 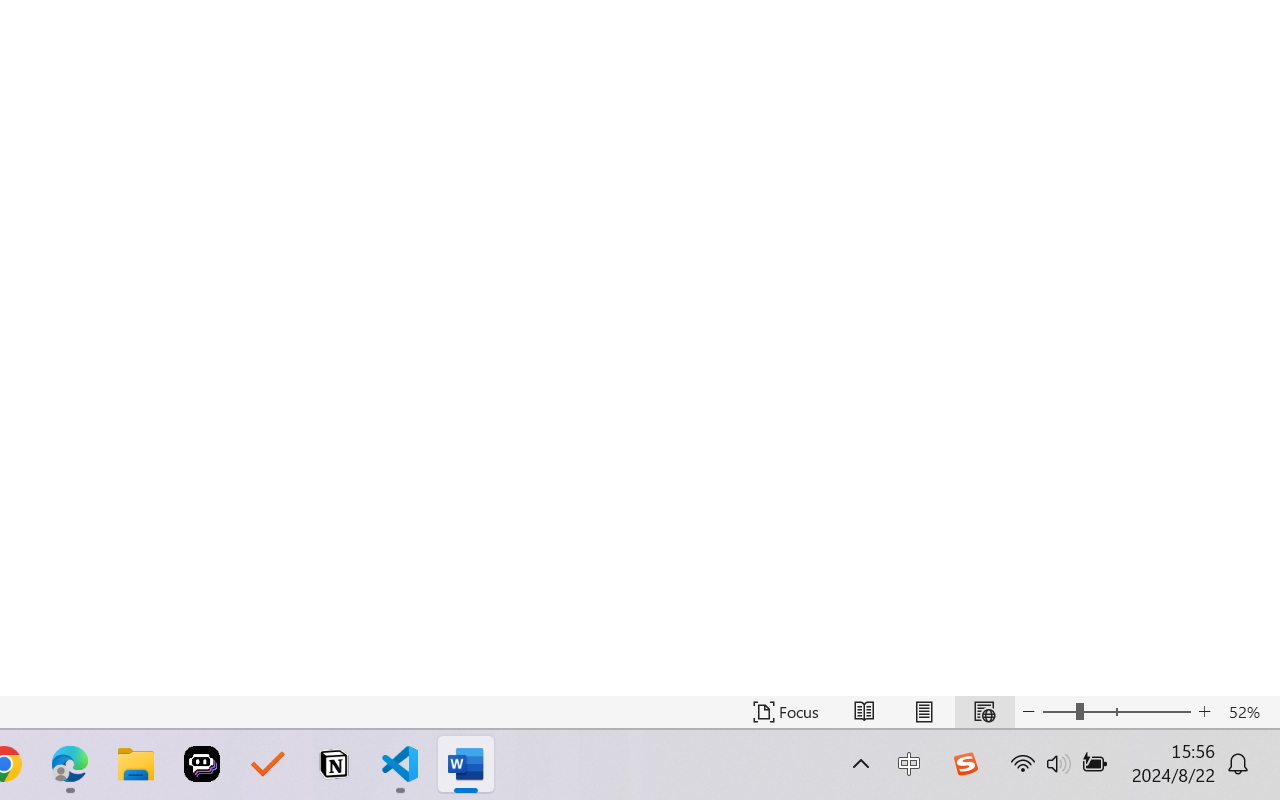 What do you see at coordinates (965, 764) in the screenshot?
I see `'Class: Image'` at bounding box center [965, 764].